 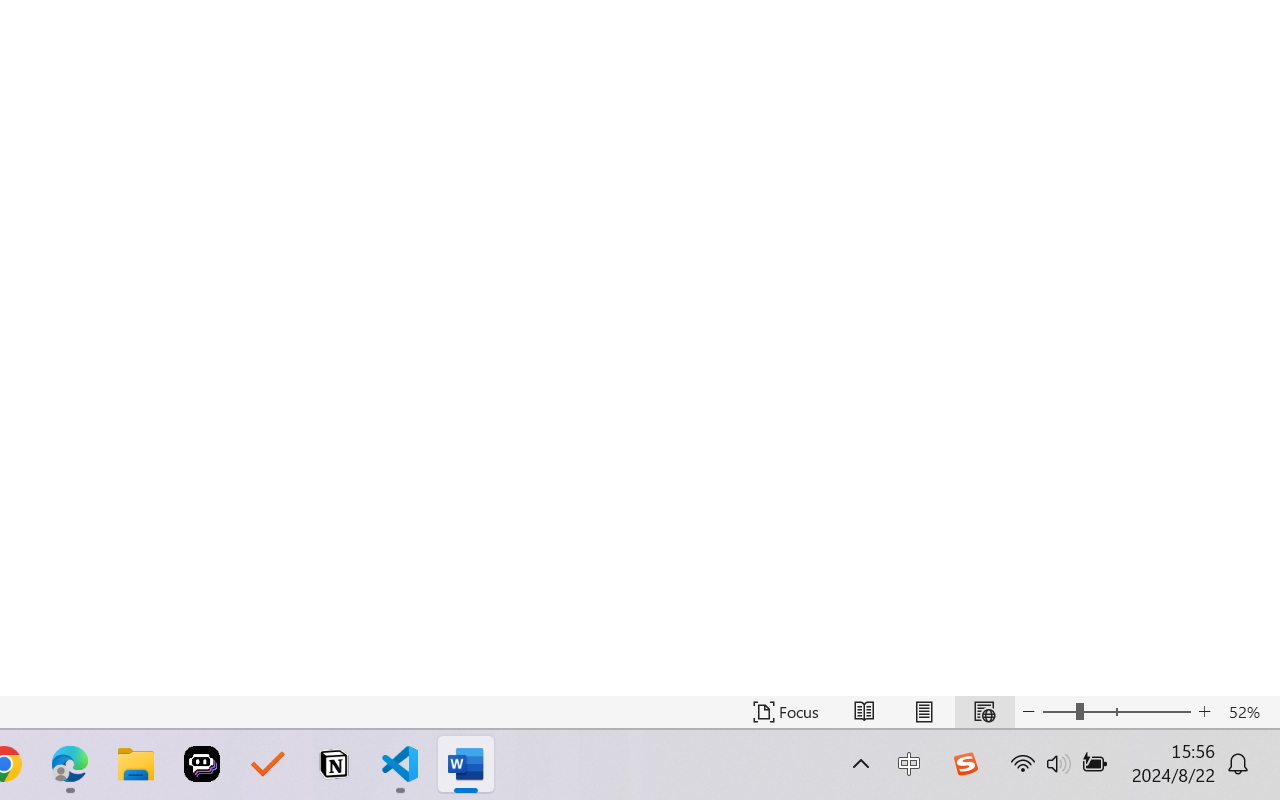 What do you see at coordinates (965, 764) in the screenshot?
I see `'Class: Image'` at bounding box center [965, 764].